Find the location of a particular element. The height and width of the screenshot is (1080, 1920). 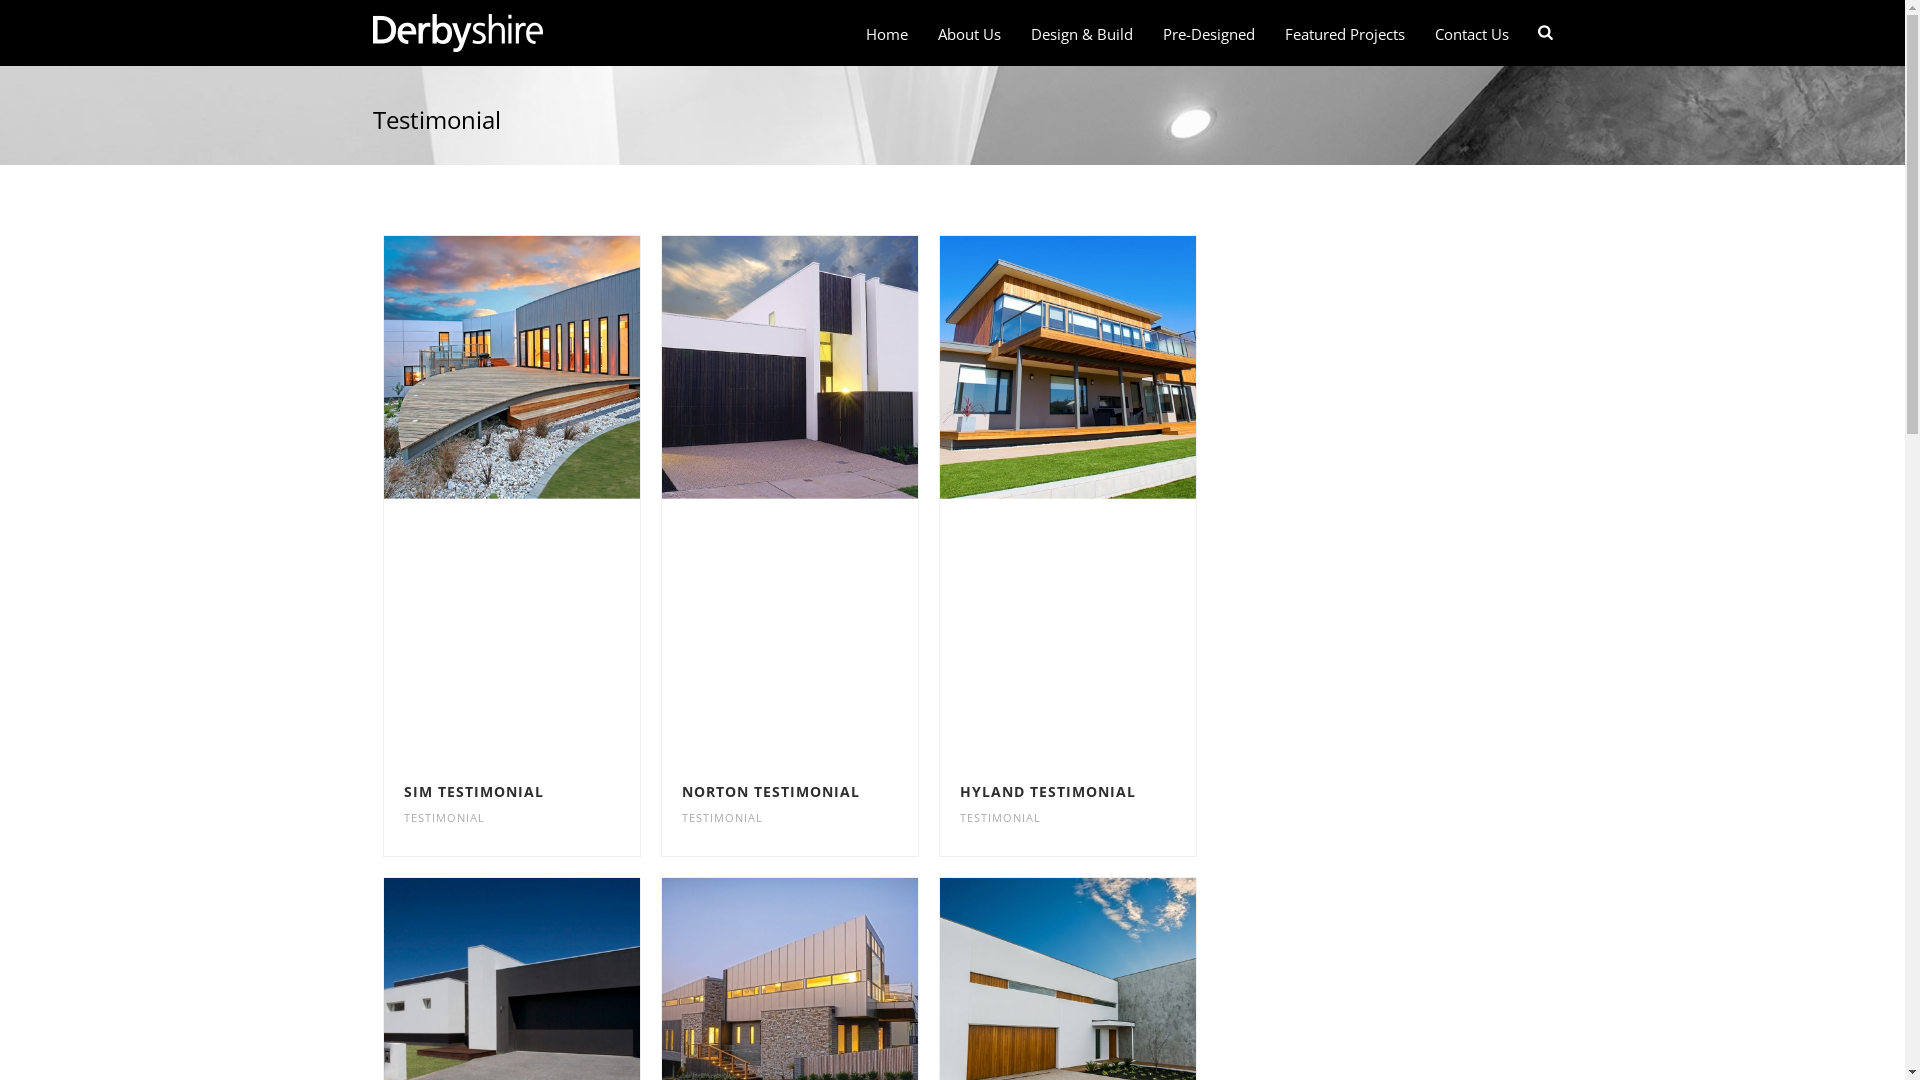

'Design & Build' is located at coordinates (1080, 34).